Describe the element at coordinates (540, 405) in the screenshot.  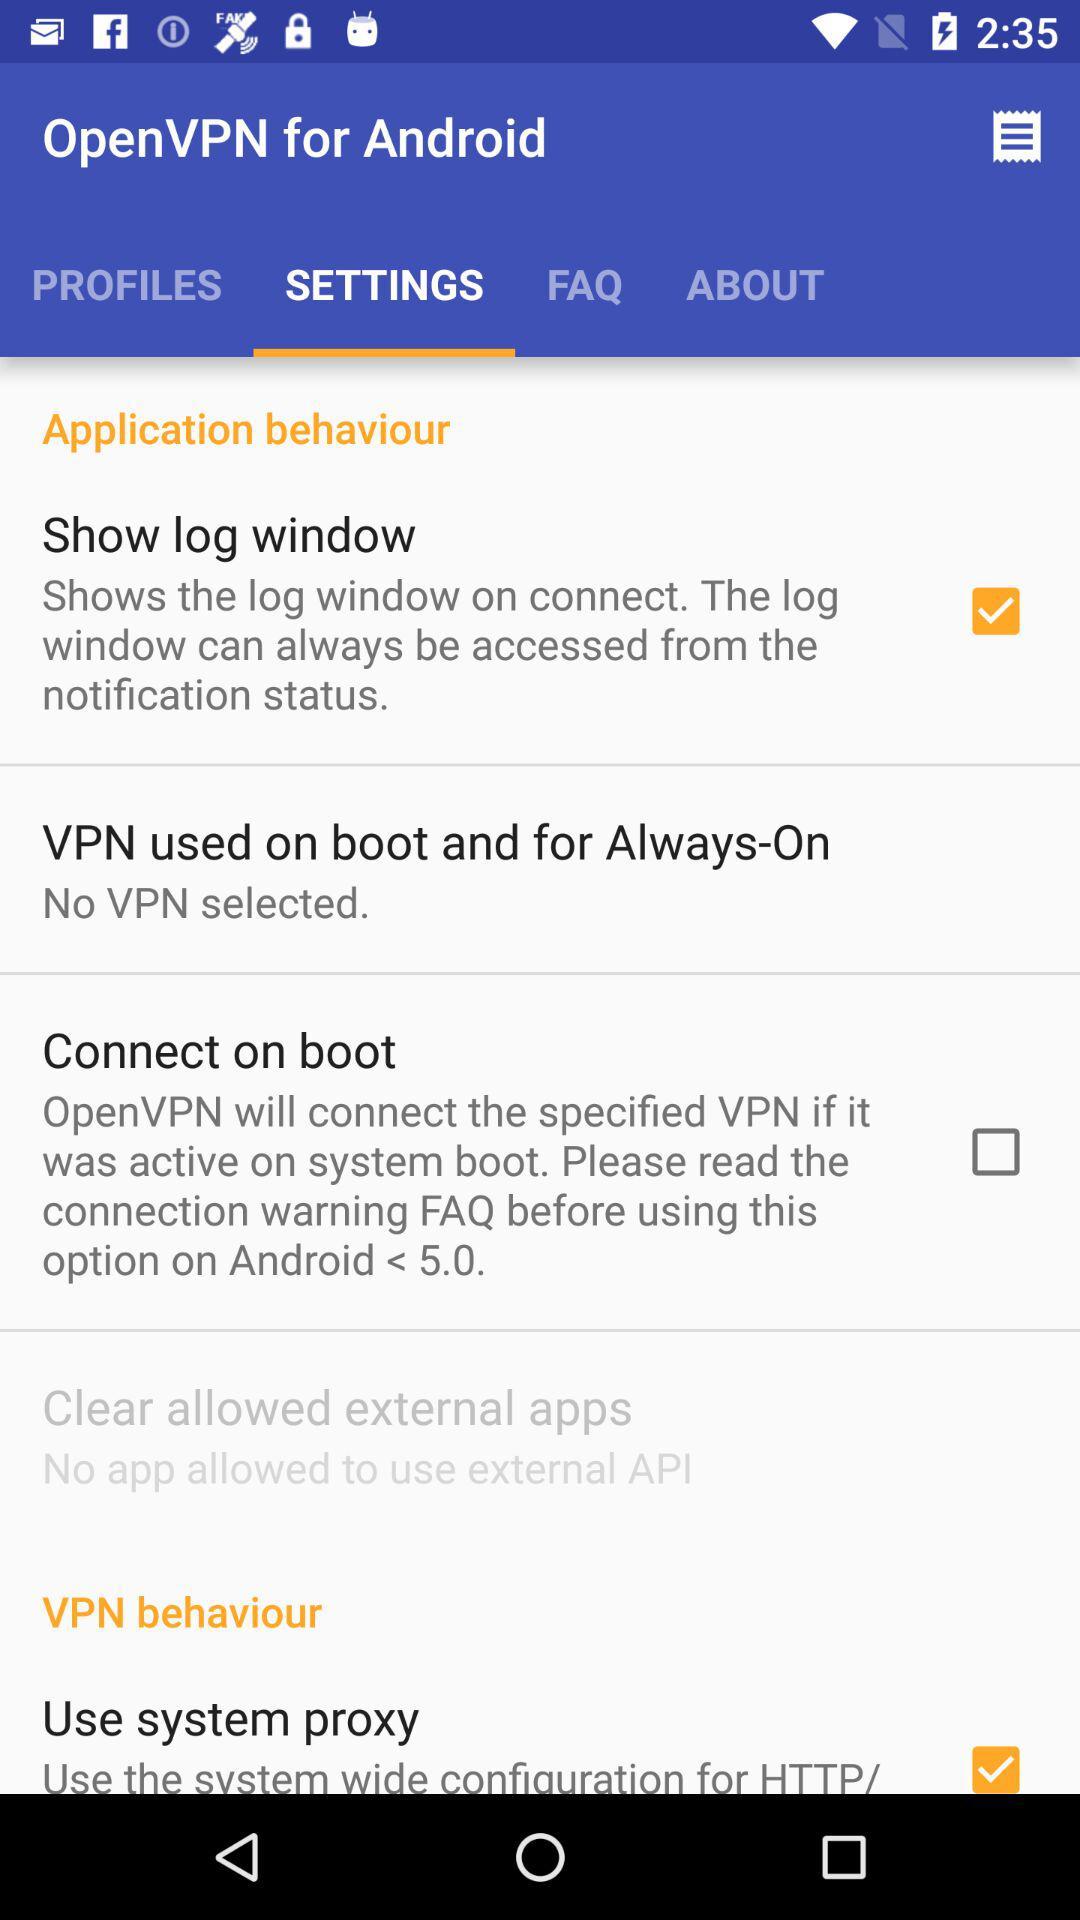
I see `the application behaviour` at that location.